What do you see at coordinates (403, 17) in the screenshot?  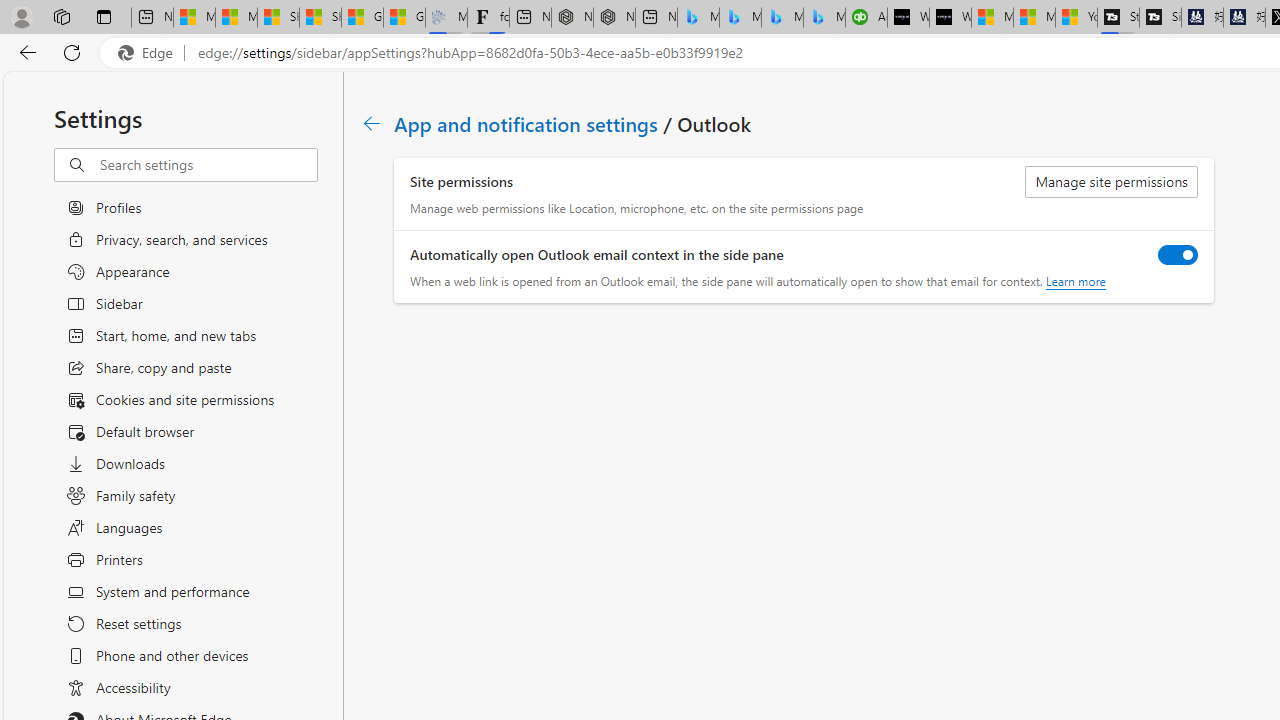 I see `'Gilma and Hector both pose tropical trouble for Hawaii'` at bounding box center [403, 17].